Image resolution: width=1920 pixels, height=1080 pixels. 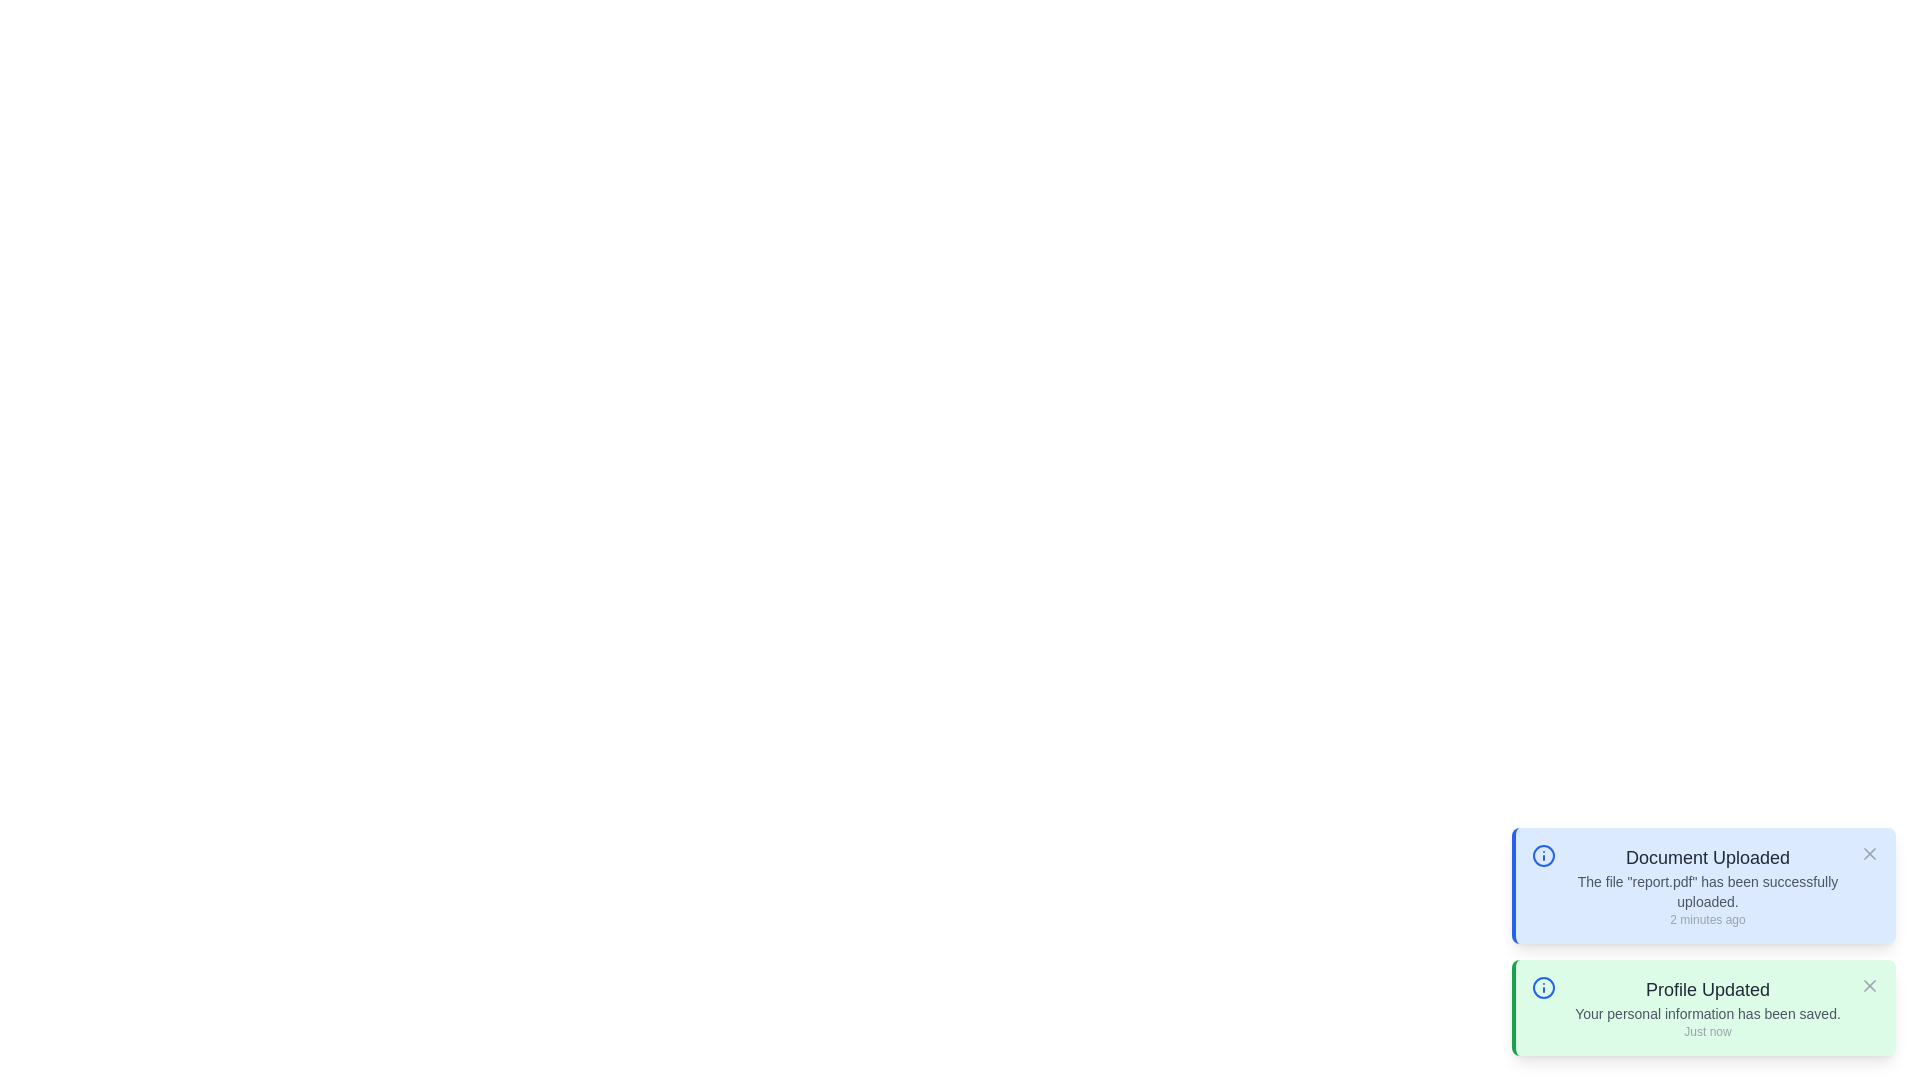 What do you see at coordinates (1869, 853) in the screenshot?
I see `the close button of the notification to dismiss it` at bounding box center [1869, 853].